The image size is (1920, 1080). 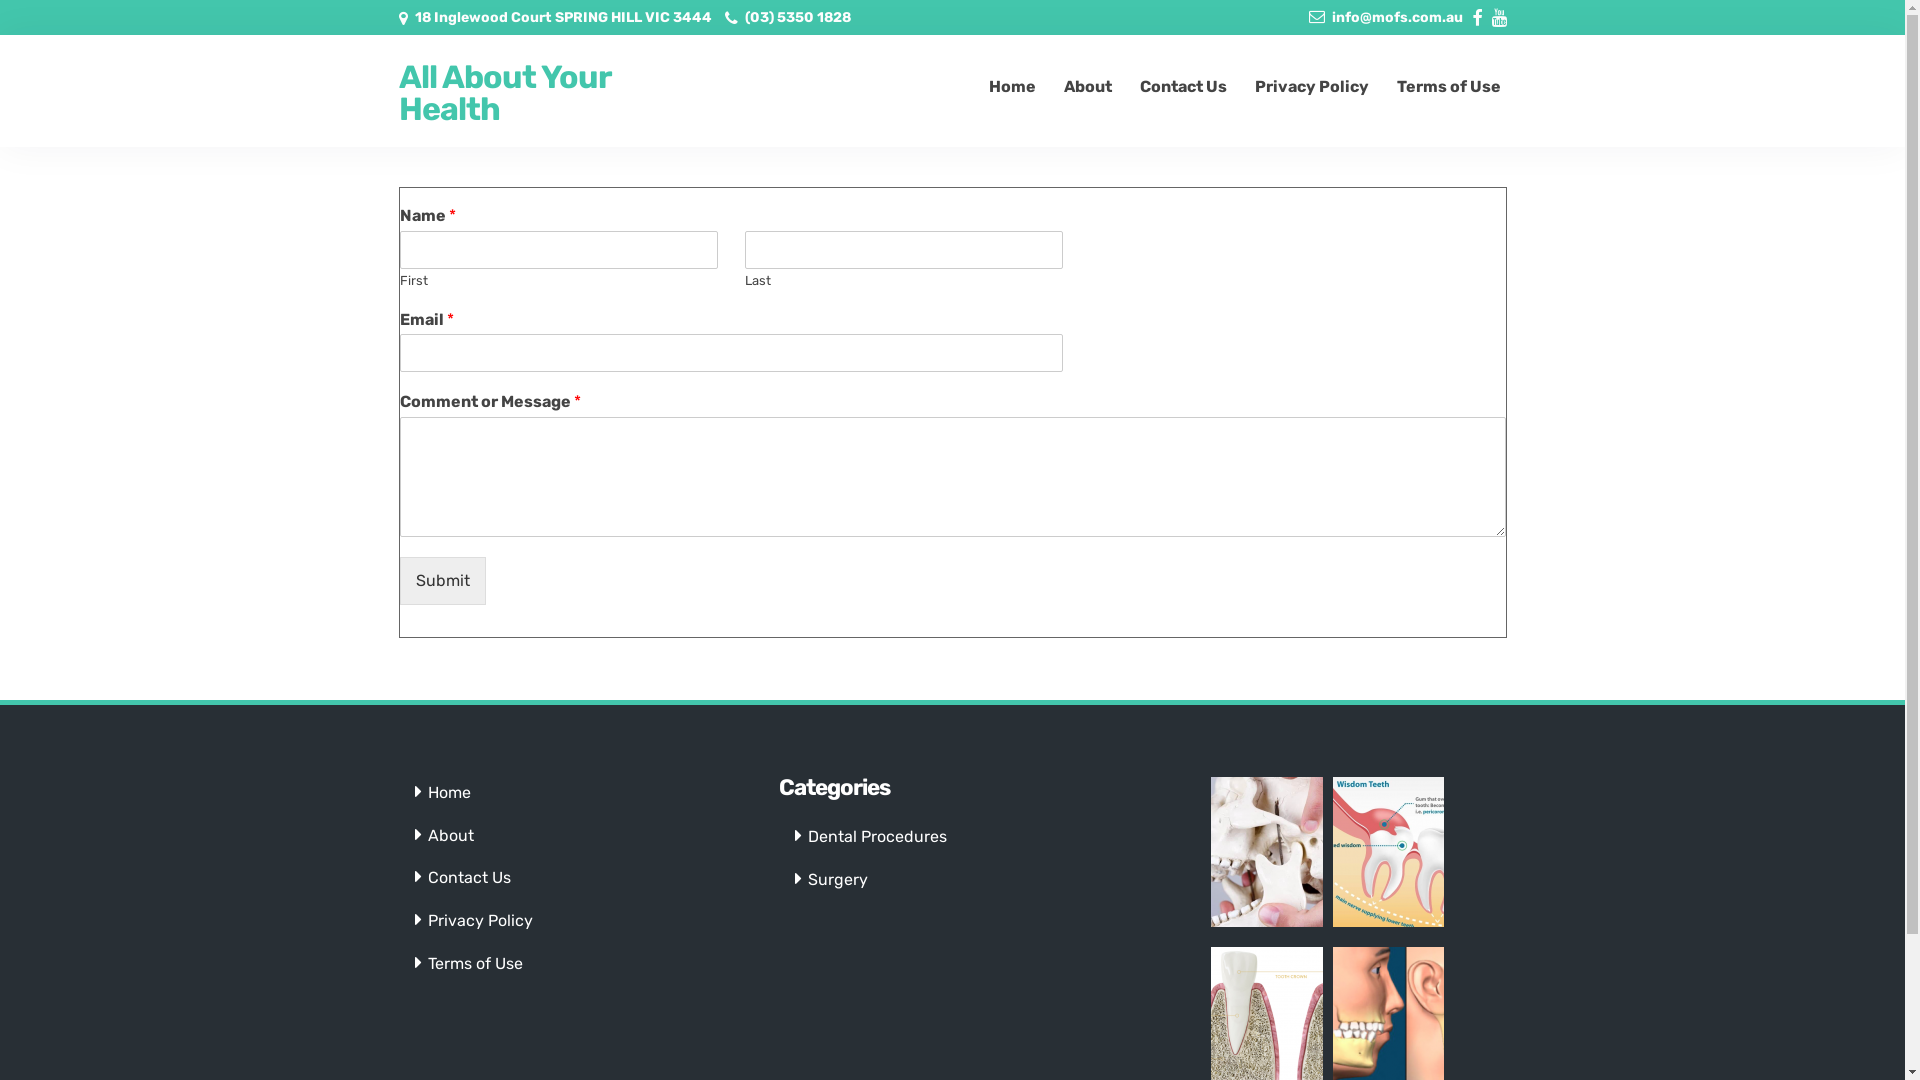 I want to click on 'About', so click(x=450, y=835).